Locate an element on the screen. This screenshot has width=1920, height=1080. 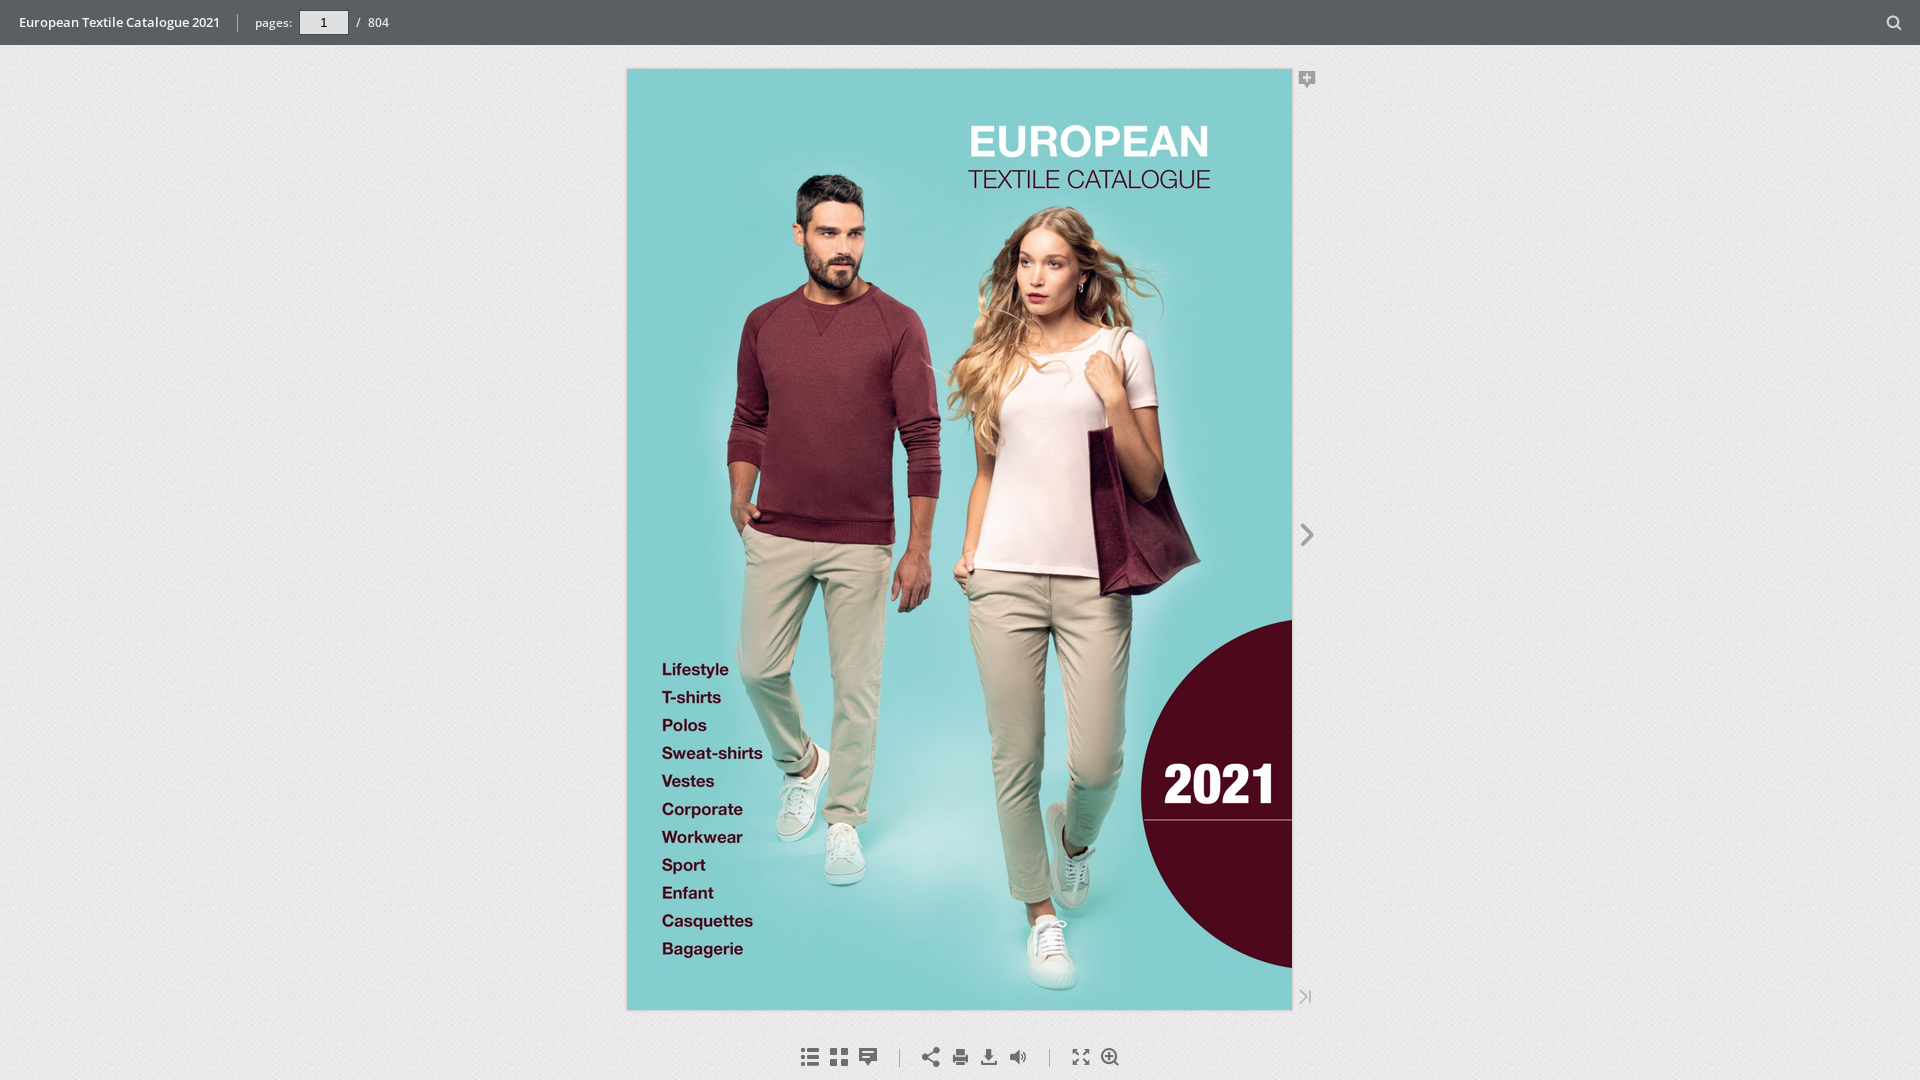
'Toggle Sound' is located at coordinates (1018, 1056).